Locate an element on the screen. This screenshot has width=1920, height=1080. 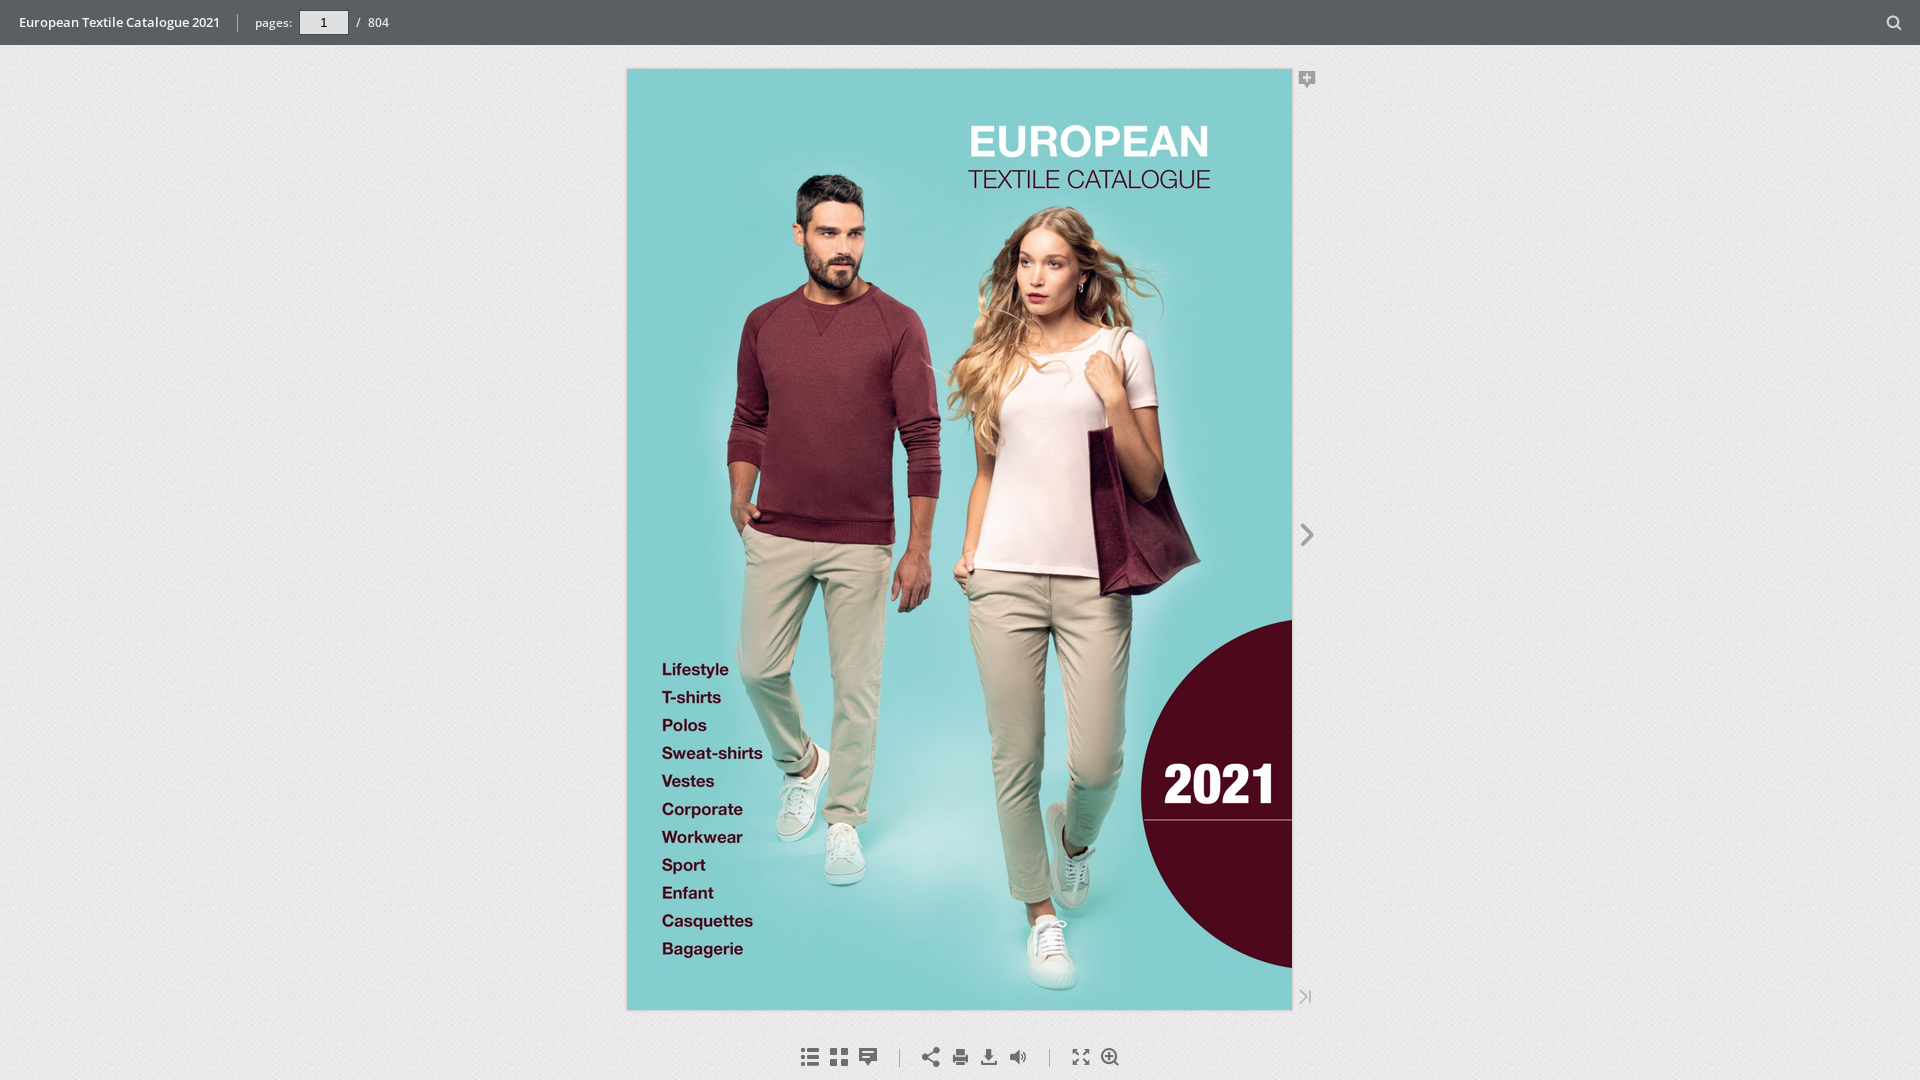
'Toggle Sound' is located at coordinates (1018, 1056).